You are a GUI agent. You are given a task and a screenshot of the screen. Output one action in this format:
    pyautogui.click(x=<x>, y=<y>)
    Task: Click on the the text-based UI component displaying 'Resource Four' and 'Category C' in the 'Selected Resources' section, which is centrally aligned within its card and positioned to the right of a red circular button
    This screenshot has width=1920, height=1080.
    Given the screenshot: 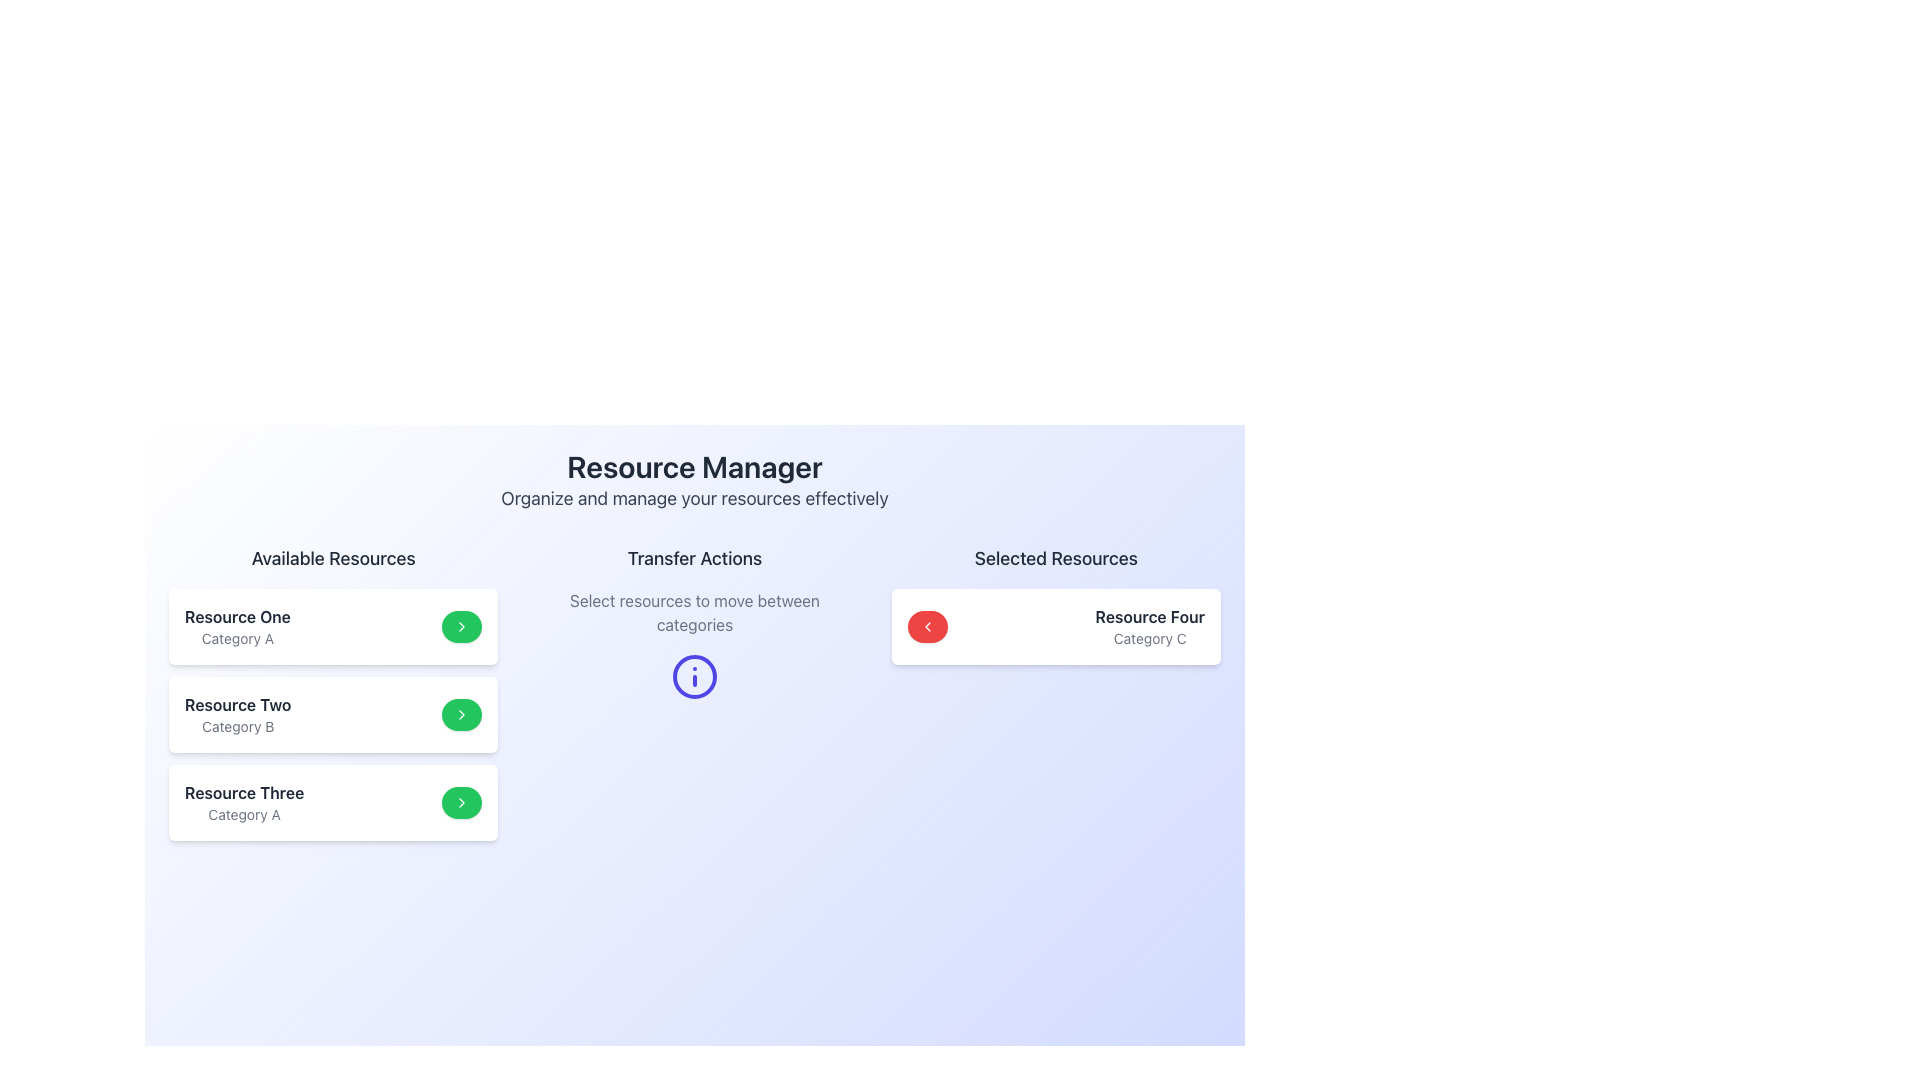 What is the action you would take?
    pyautogui.click(x=1150, y=626)
    